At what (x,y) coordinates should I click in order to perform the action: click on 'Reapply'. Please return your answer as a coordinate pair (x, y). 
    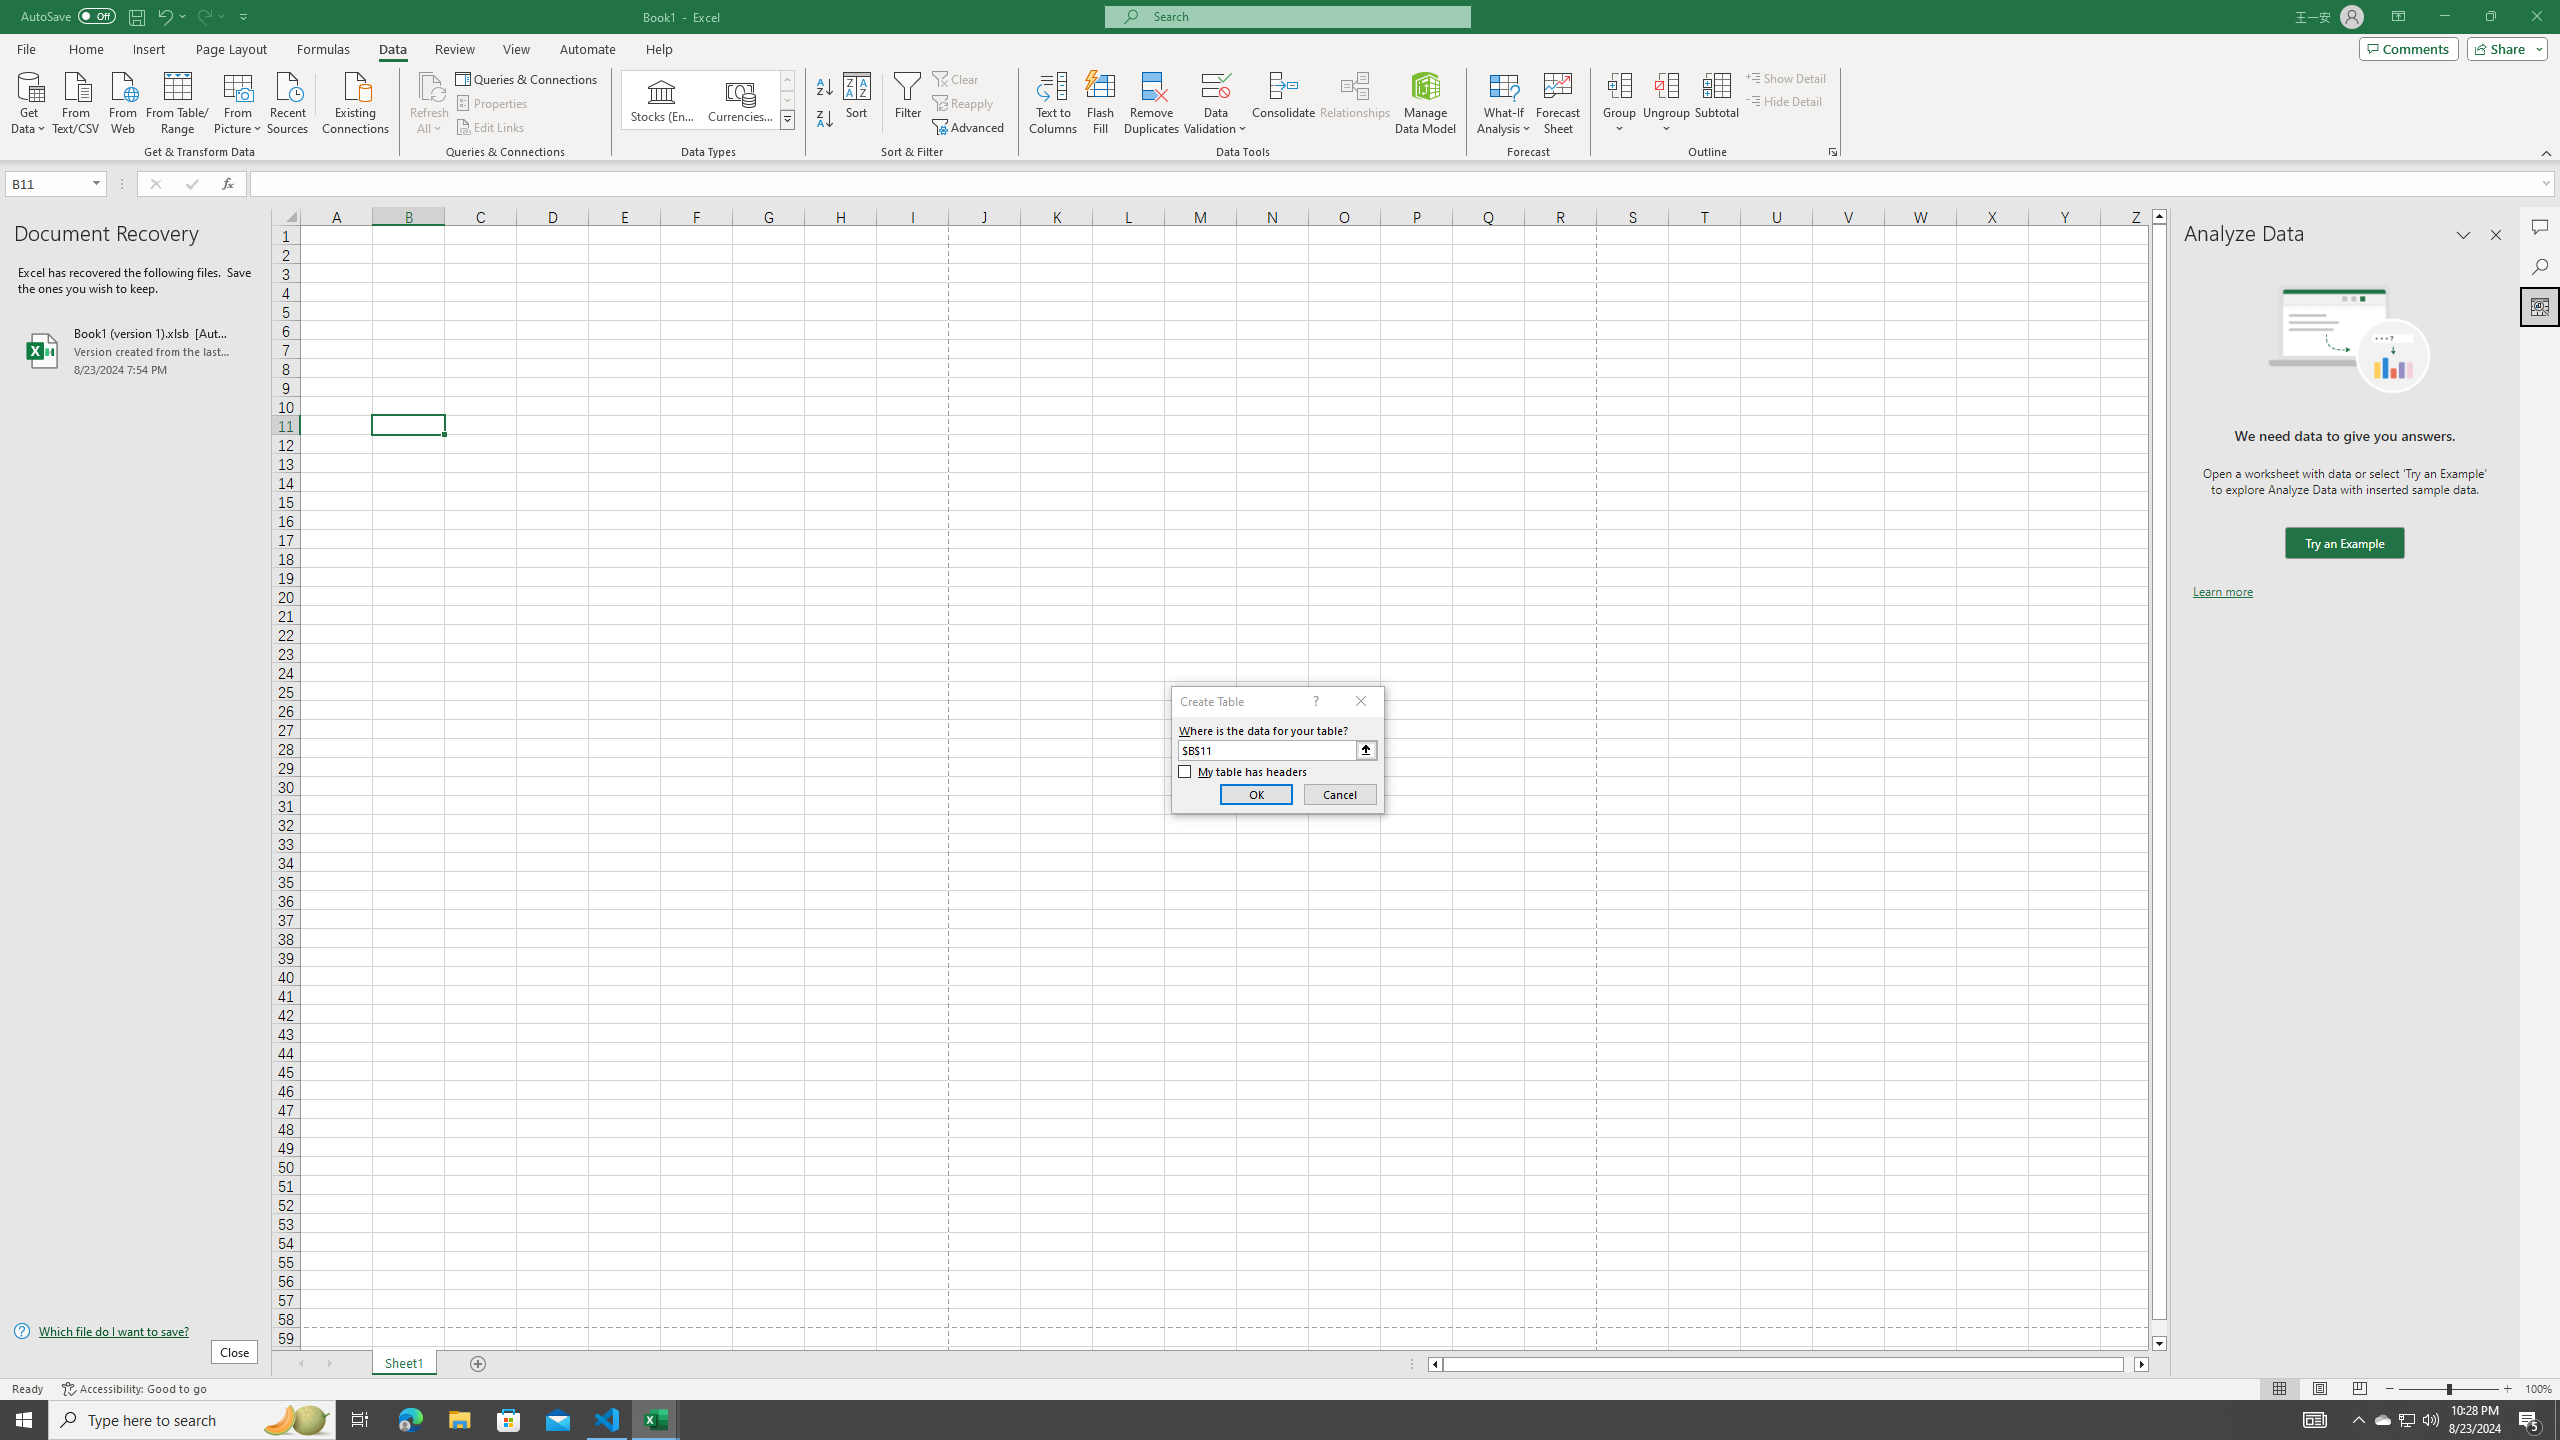
    Looking at the image, I should click on (965, 103).